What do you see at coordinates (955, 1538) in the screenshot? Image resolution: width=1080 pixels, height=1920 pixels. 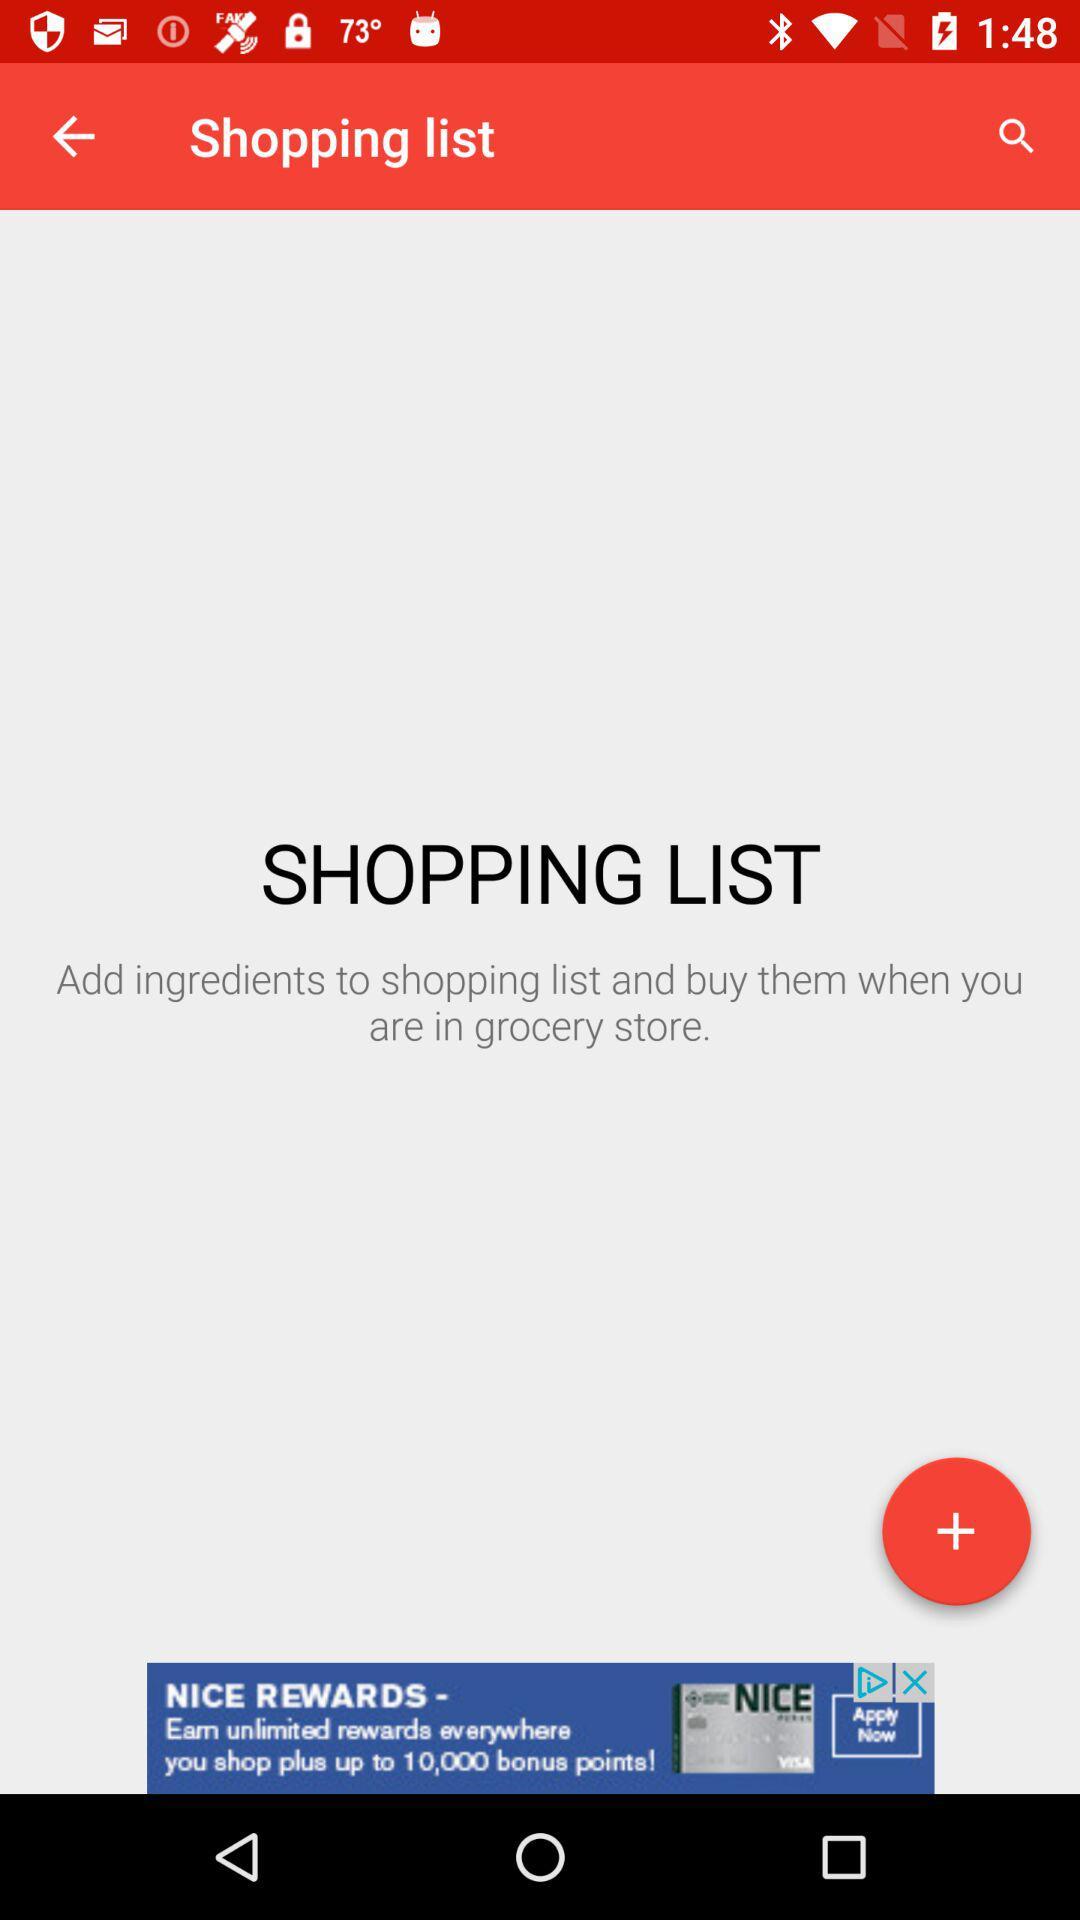 I see `the add icon` at bounding box center [955, 1538].